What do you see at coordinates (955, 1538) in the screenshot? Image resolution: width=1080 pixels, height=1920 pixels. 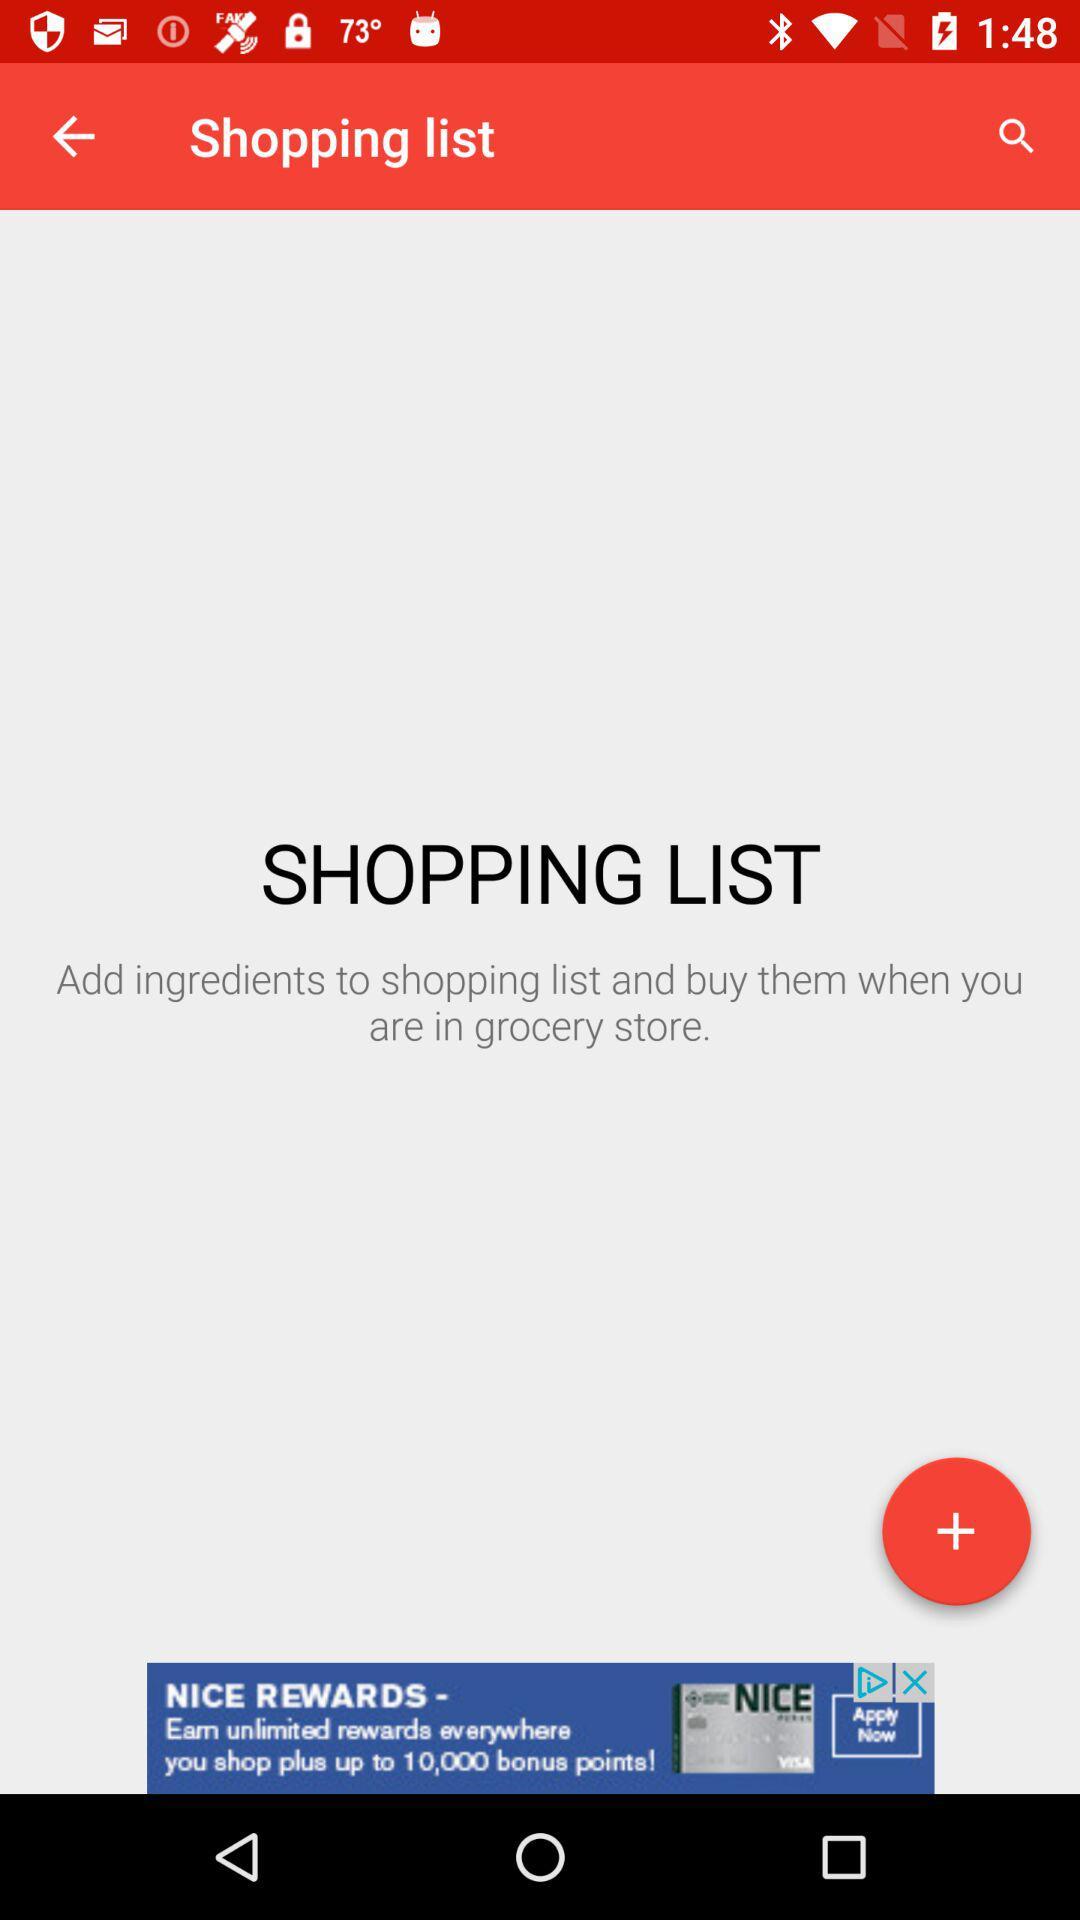 I see `the add icon` at bounding box center [955, 1538].